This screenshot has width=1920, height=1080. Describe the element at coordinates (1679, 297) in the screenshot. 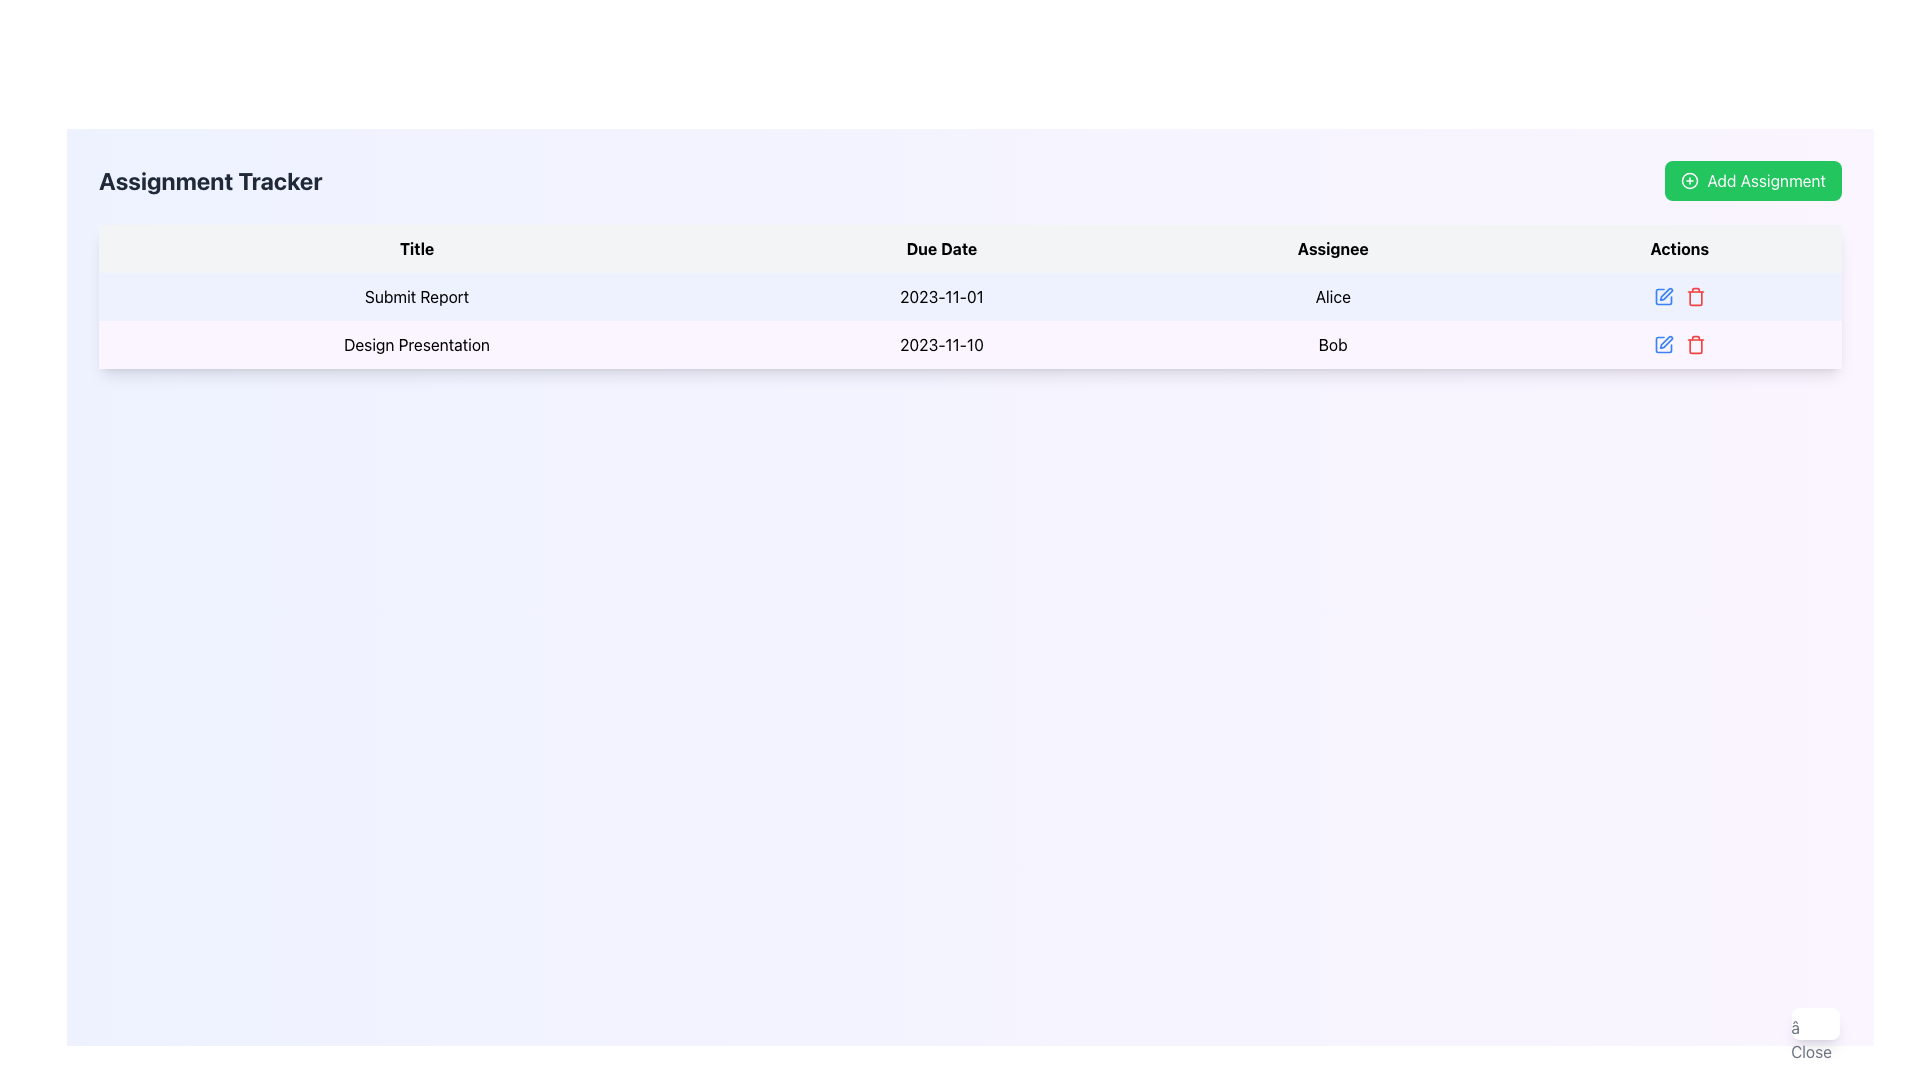

I see `the Small Icon Button in the 'Actions' column of the 'Submit Report' row` at that location.